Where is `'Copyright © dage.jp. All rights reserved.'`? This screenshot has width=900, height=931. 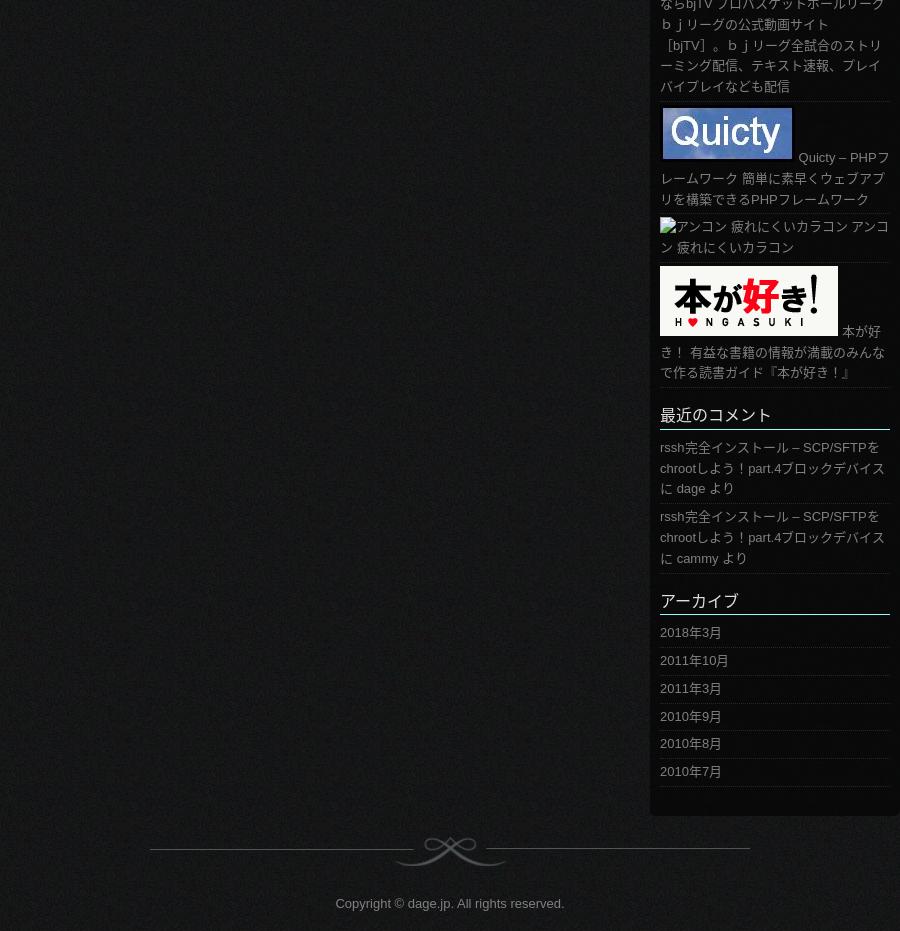 'Copyright © dage.jp. All rights reserved.' is located at coordinates (449, 902).